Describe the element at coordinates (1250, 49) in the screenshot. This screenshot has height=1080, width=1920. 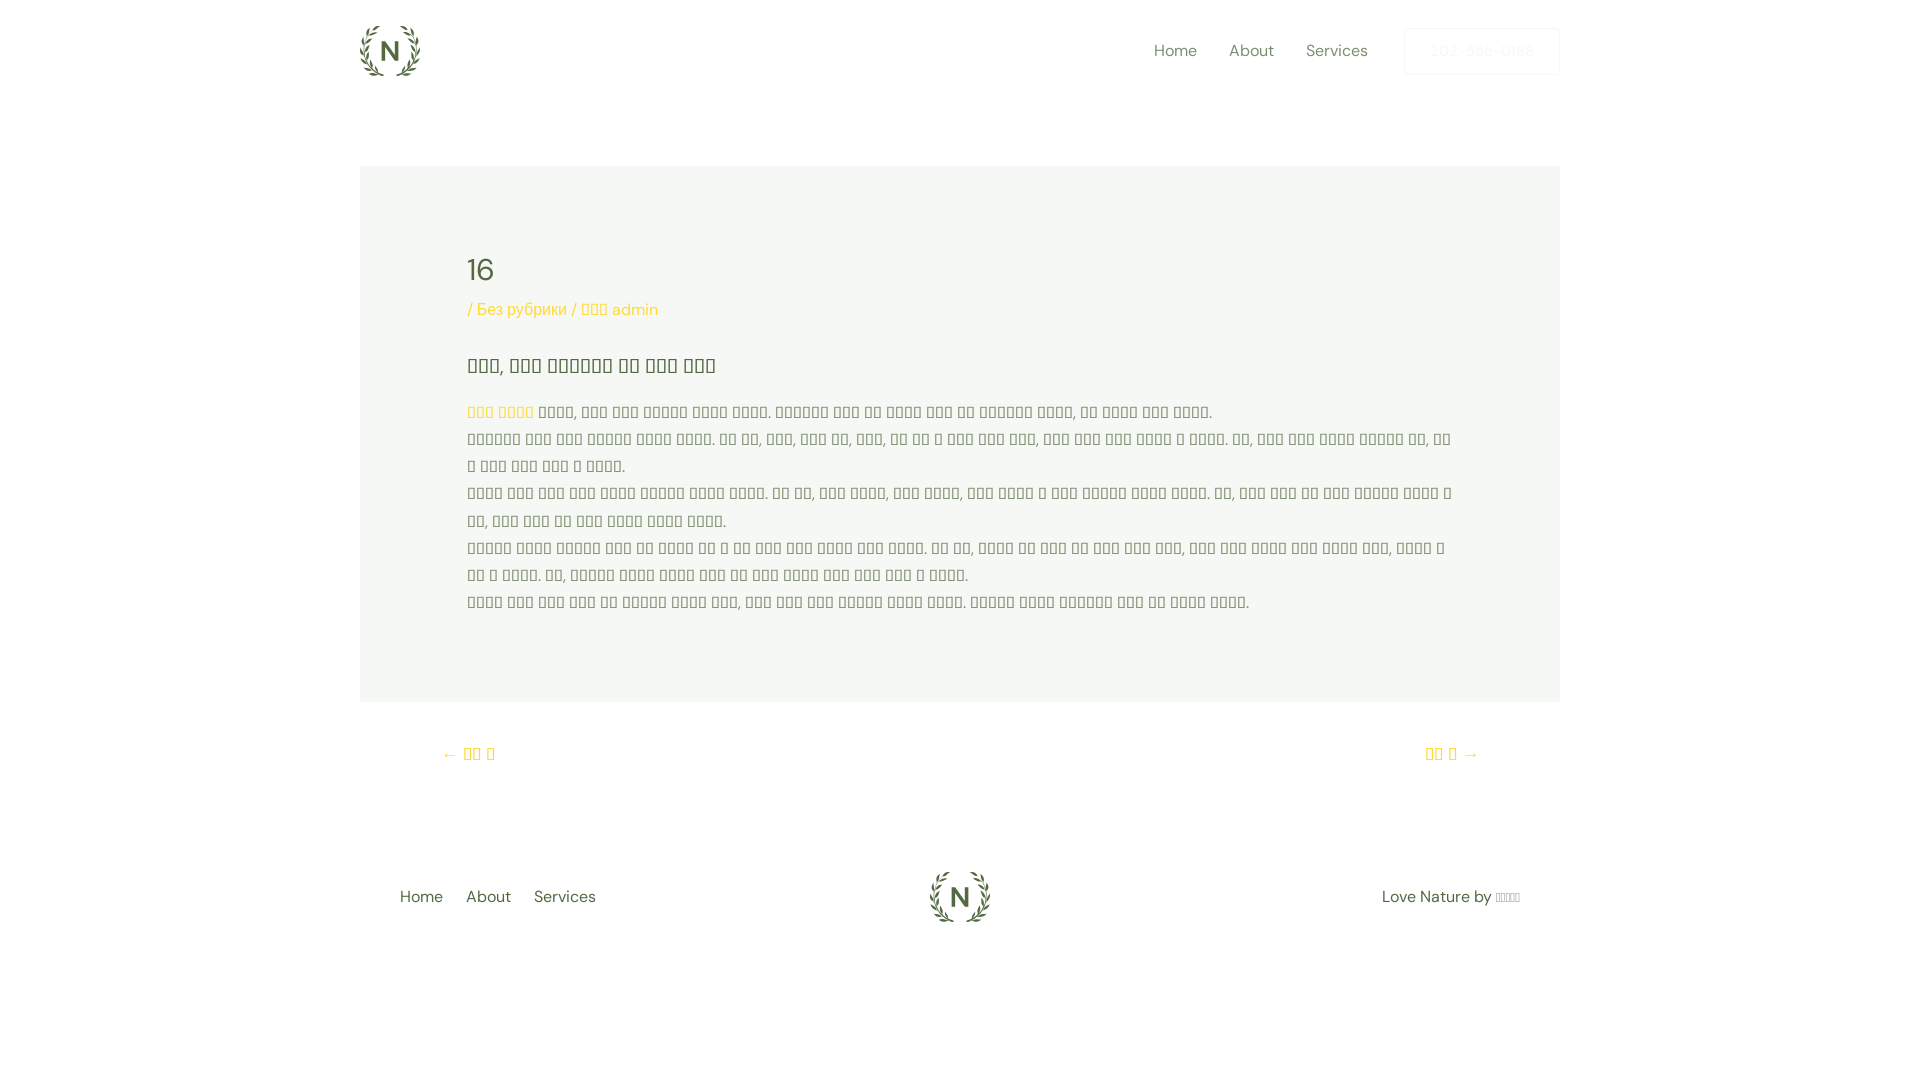
I see `'About'` at that location.